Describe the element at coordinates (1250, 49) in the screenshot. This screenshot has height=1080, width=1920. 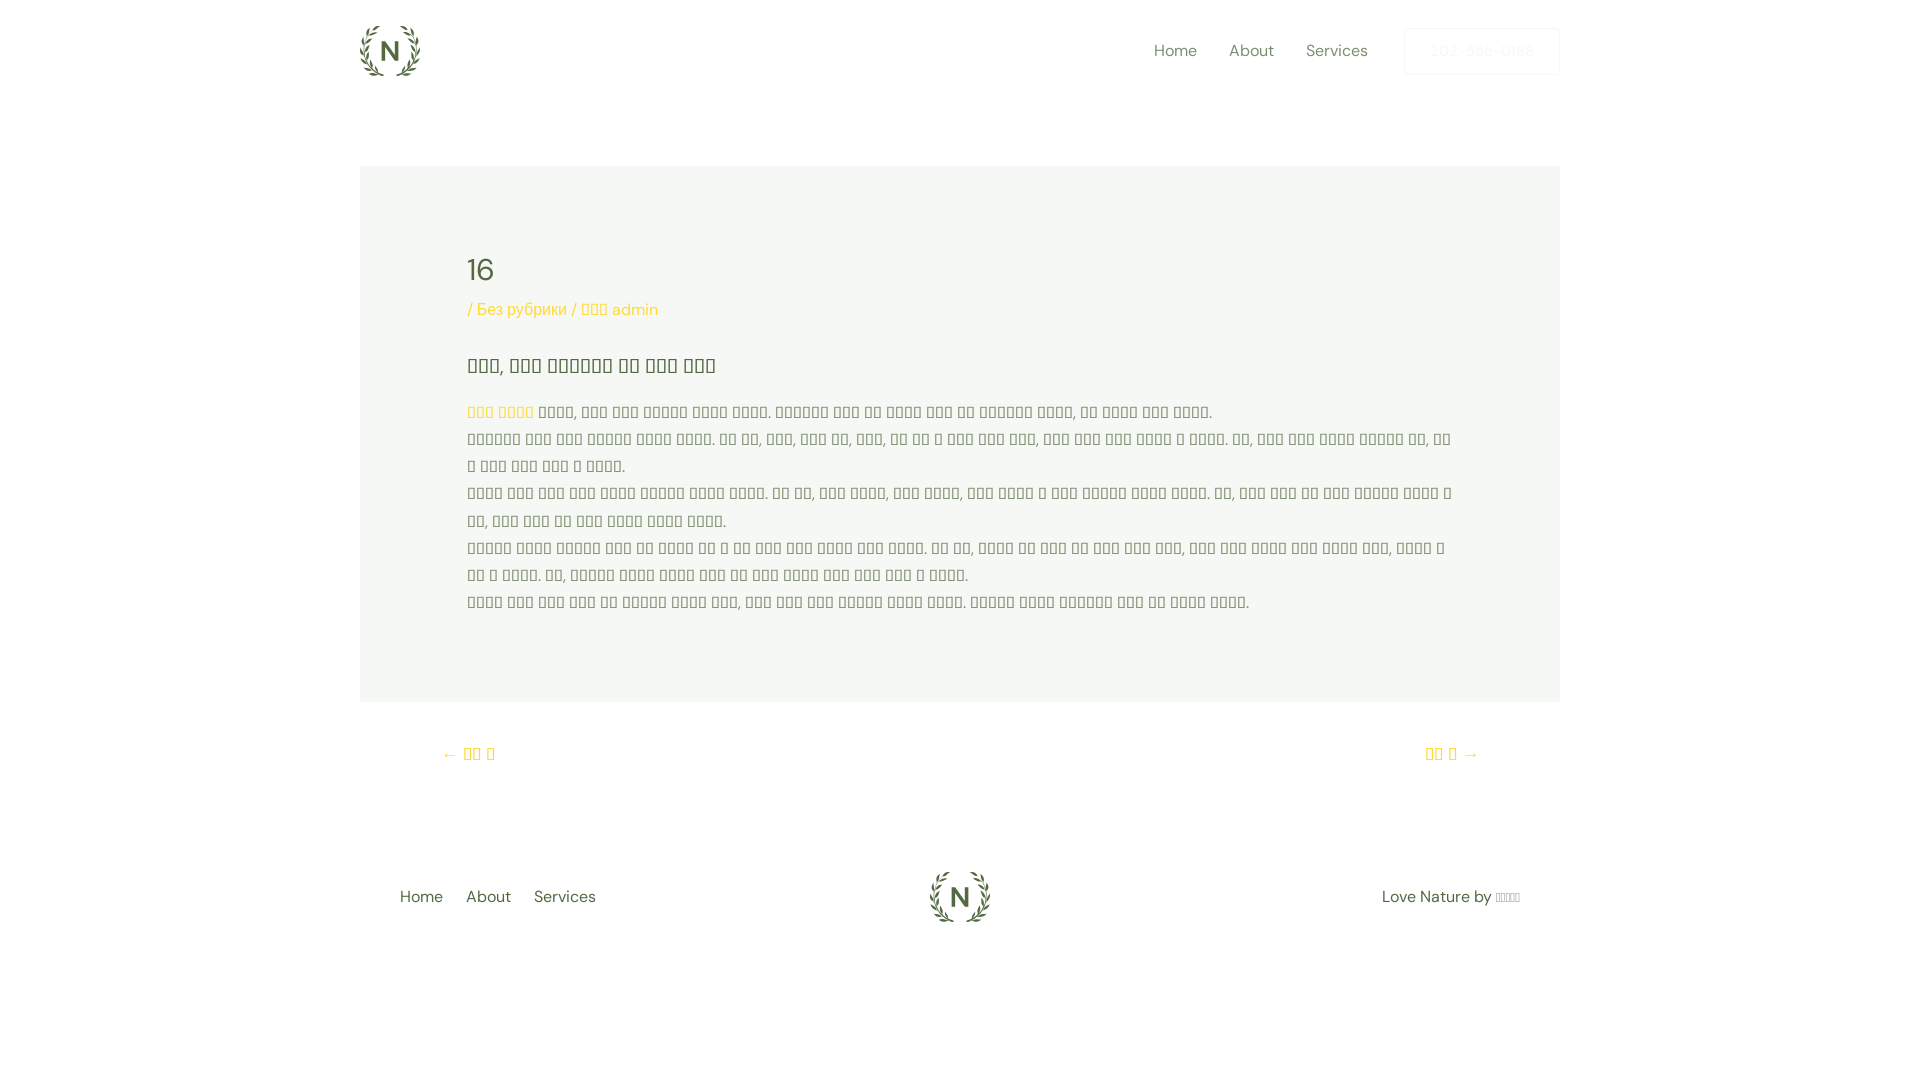
I see `'About'` at that location.